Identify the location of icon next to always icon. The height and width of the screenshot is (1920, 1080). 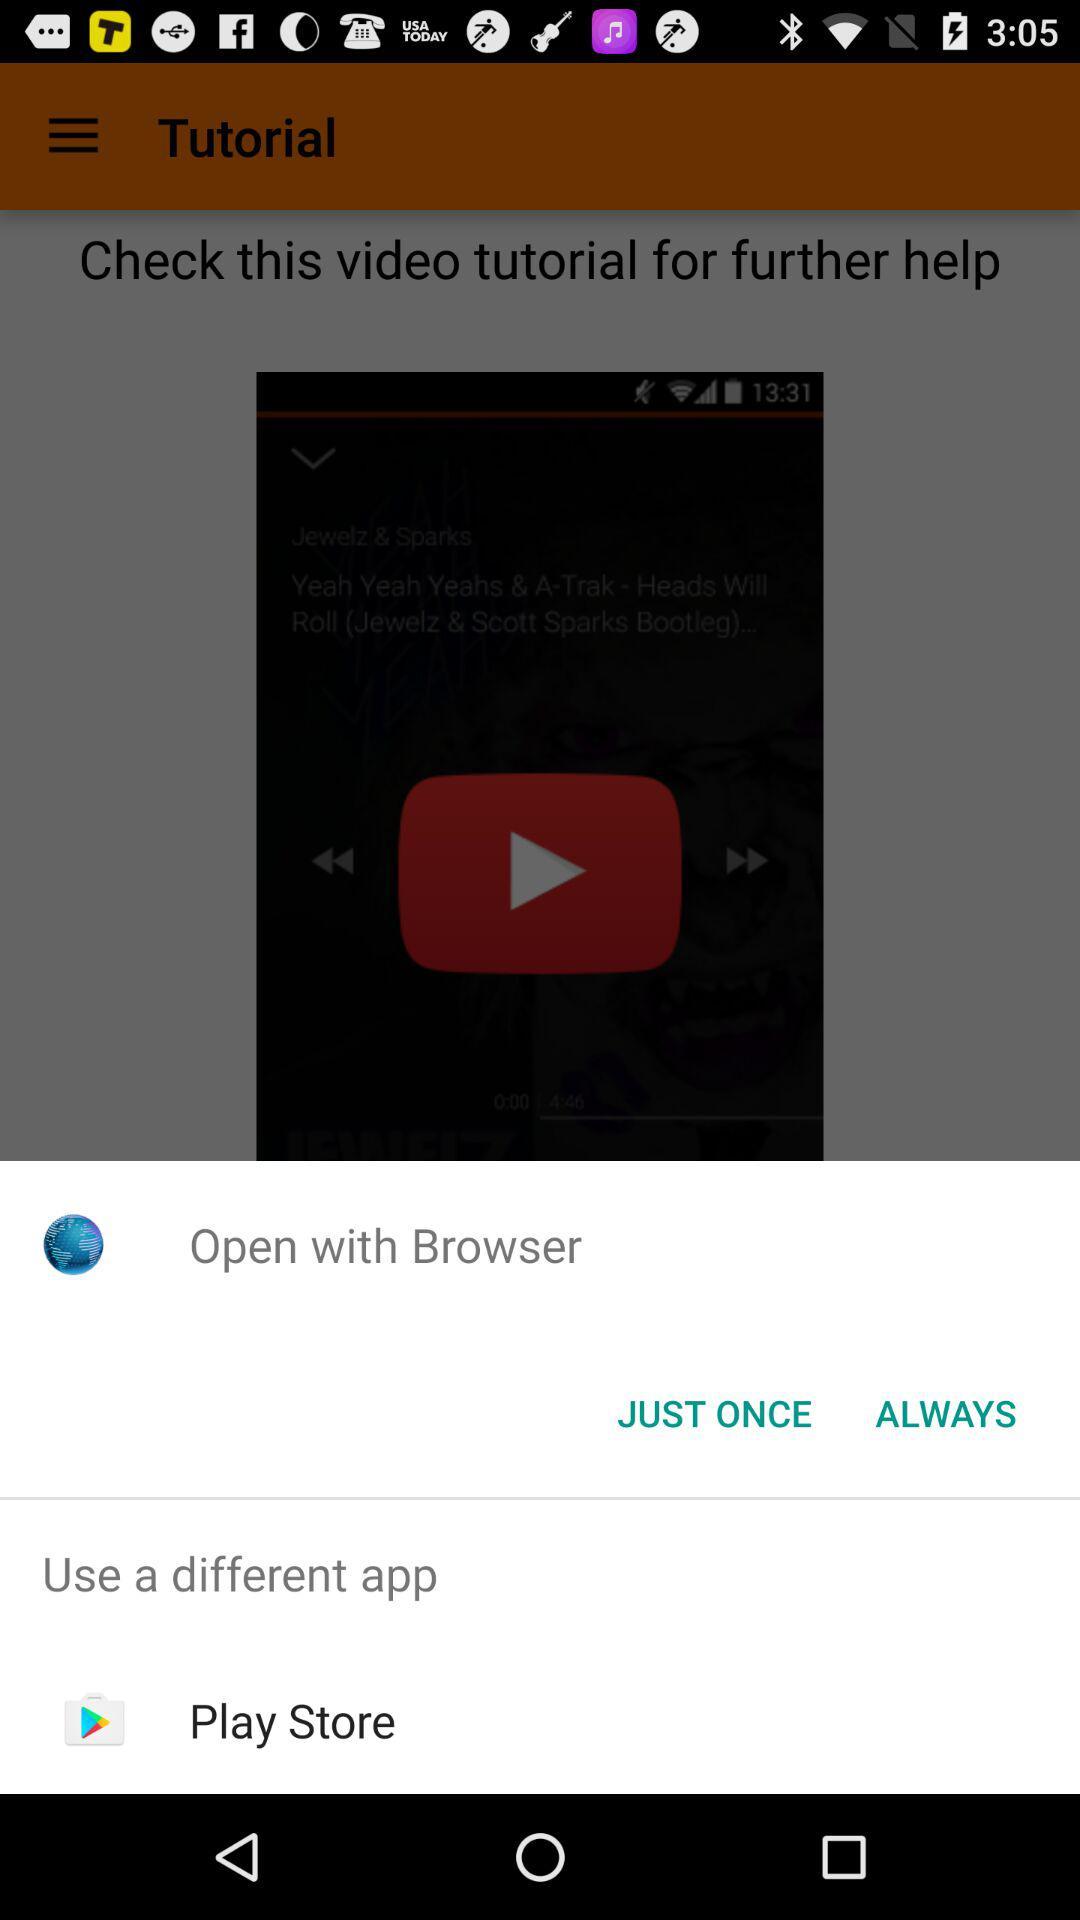
(713, 1411).